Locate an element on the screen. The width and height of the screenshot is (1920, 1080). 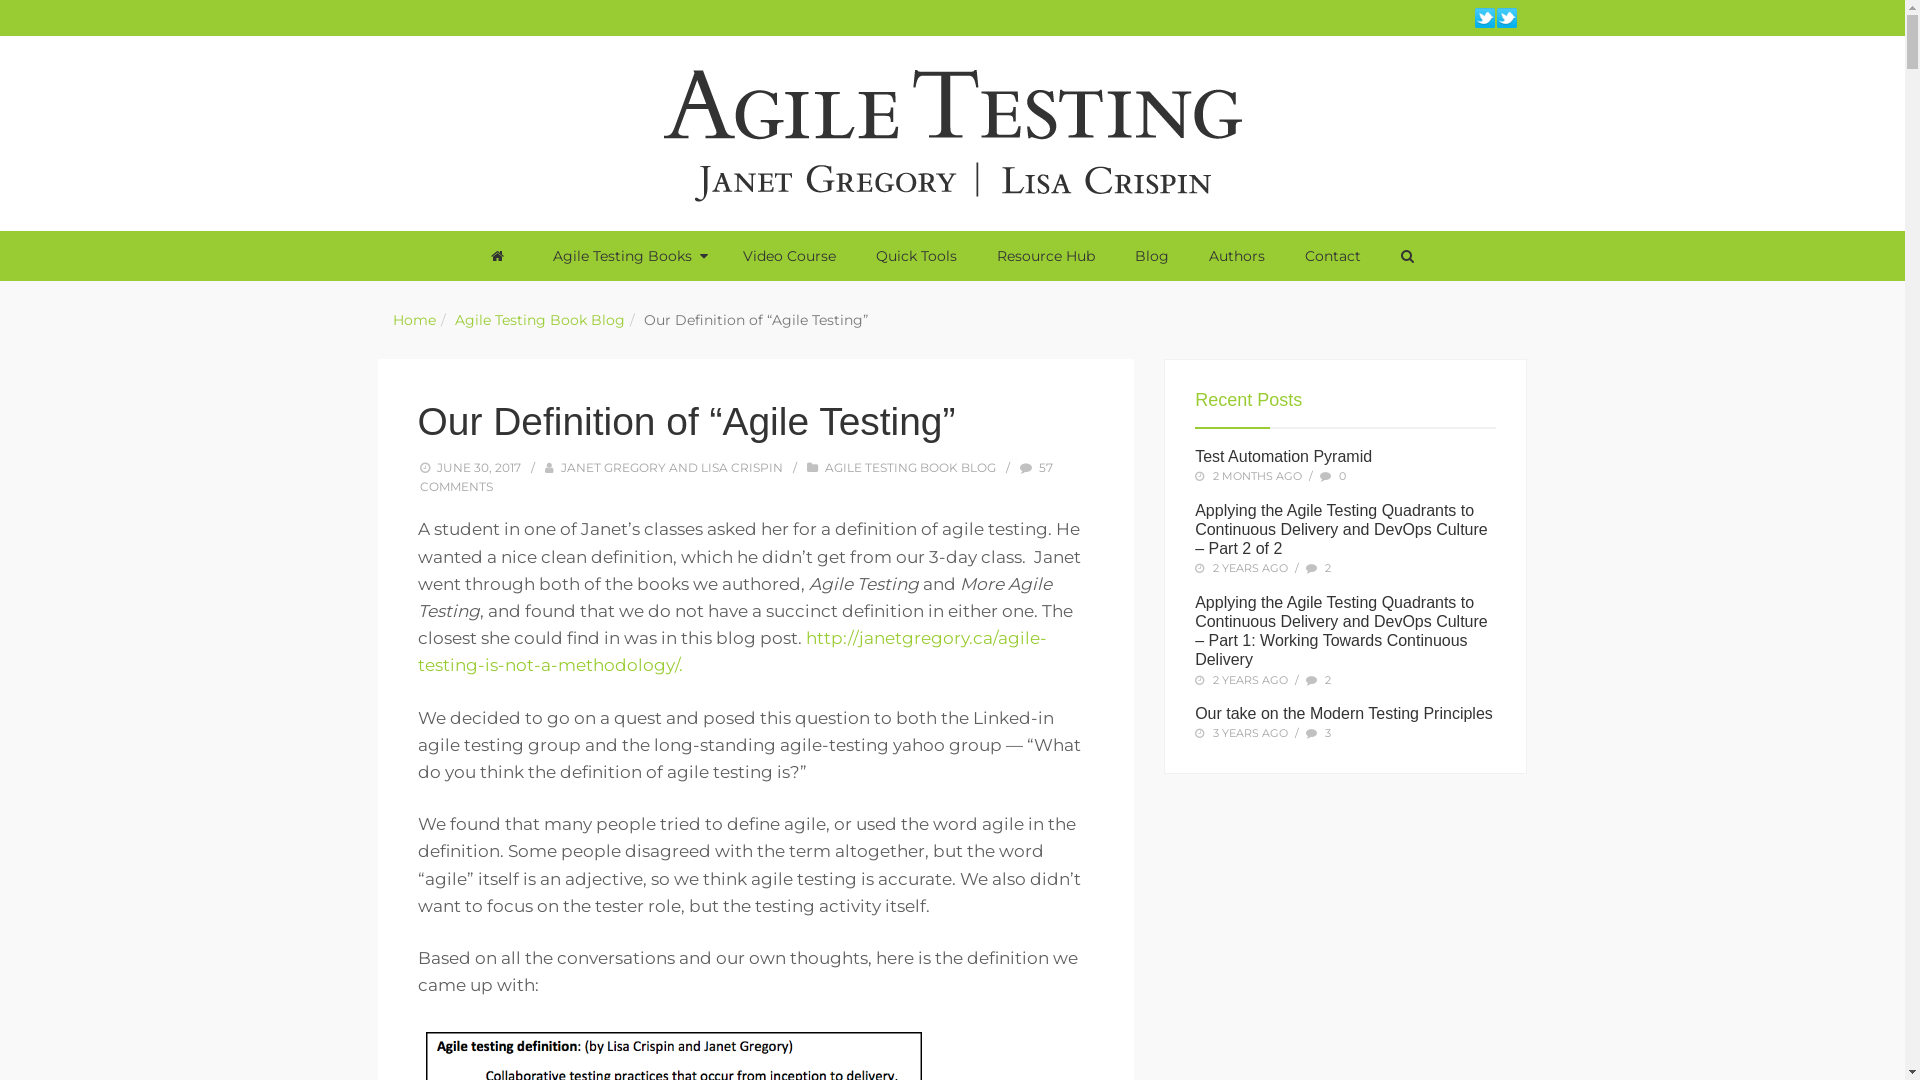
'AGILE TESTING BOOK BLOG' is located at coordinates (825, 467).